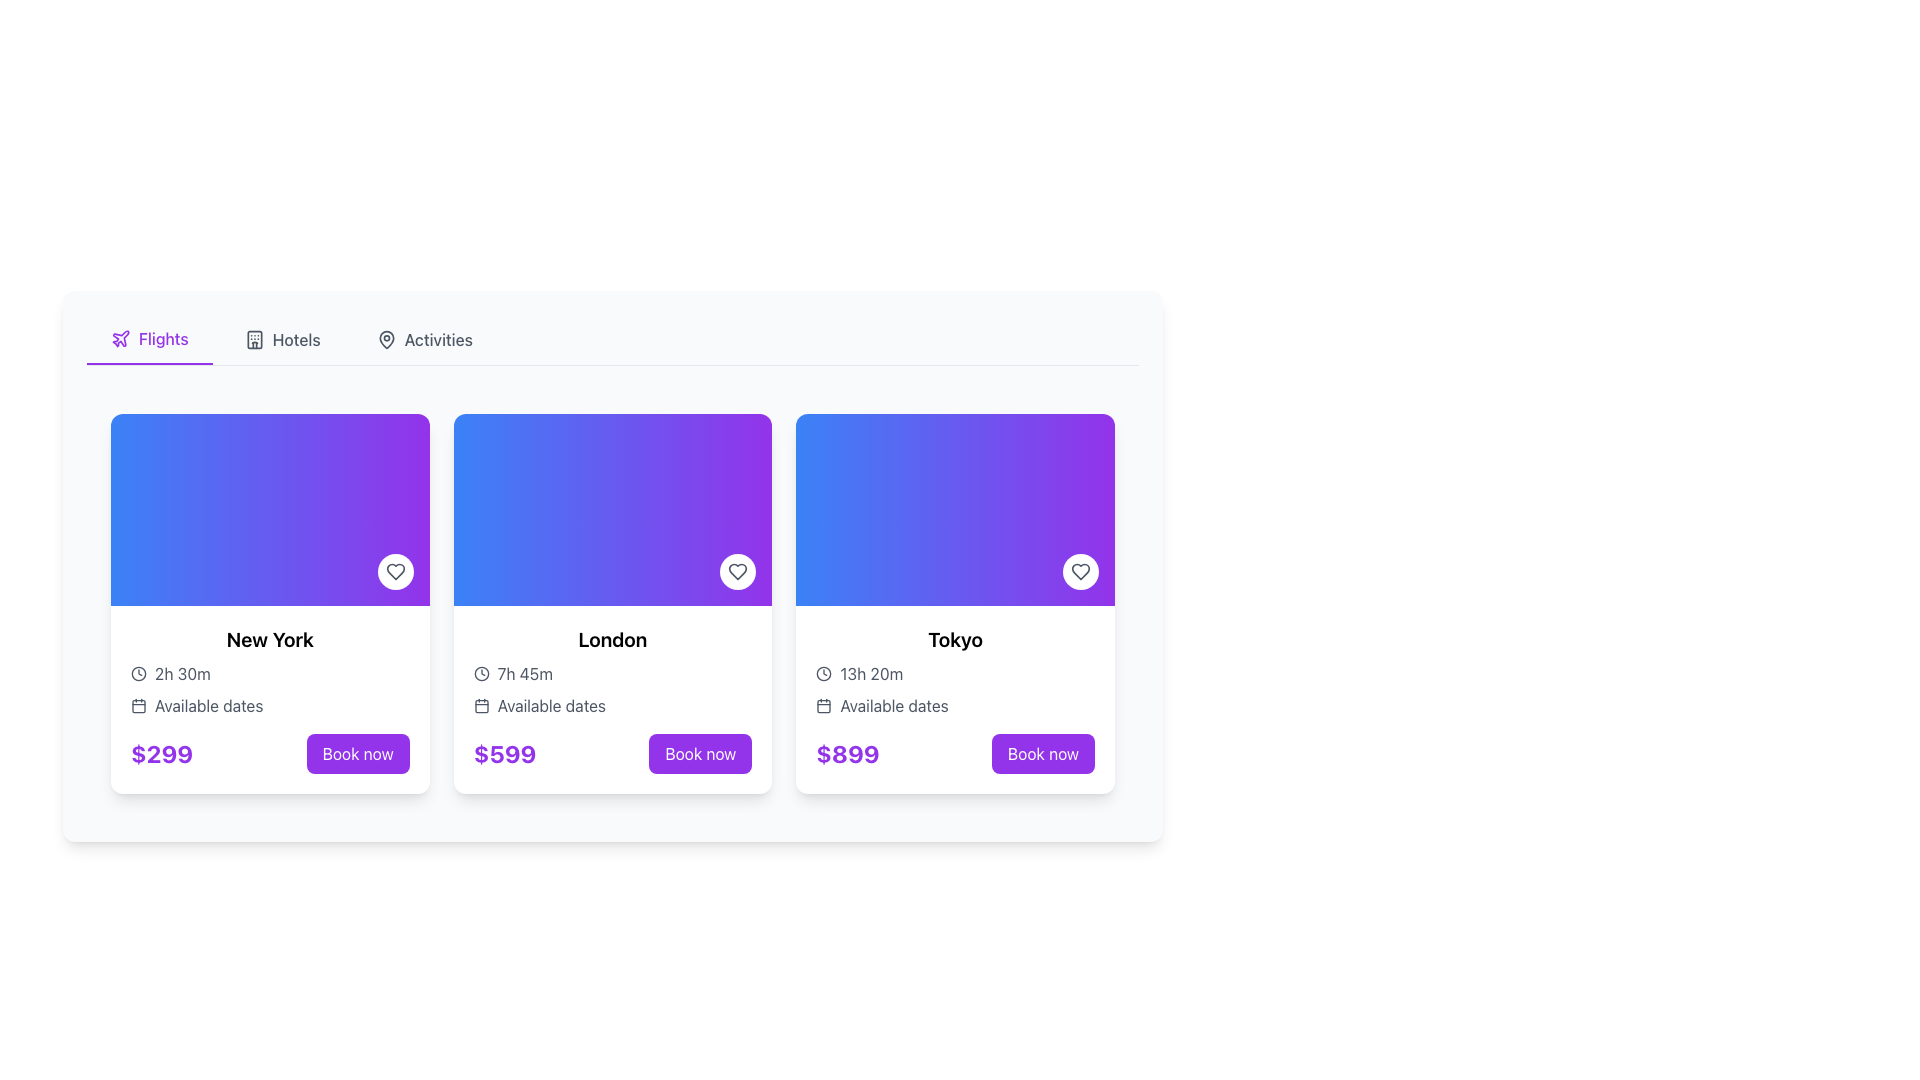 The width and height of the screenshot is (1920, 1080). What do you see at coordinates (148, 338) in the screenshot?
I see `the 'Flights' tab button located in the top-left section of the navigation bar` at bounding box center [148, 338].